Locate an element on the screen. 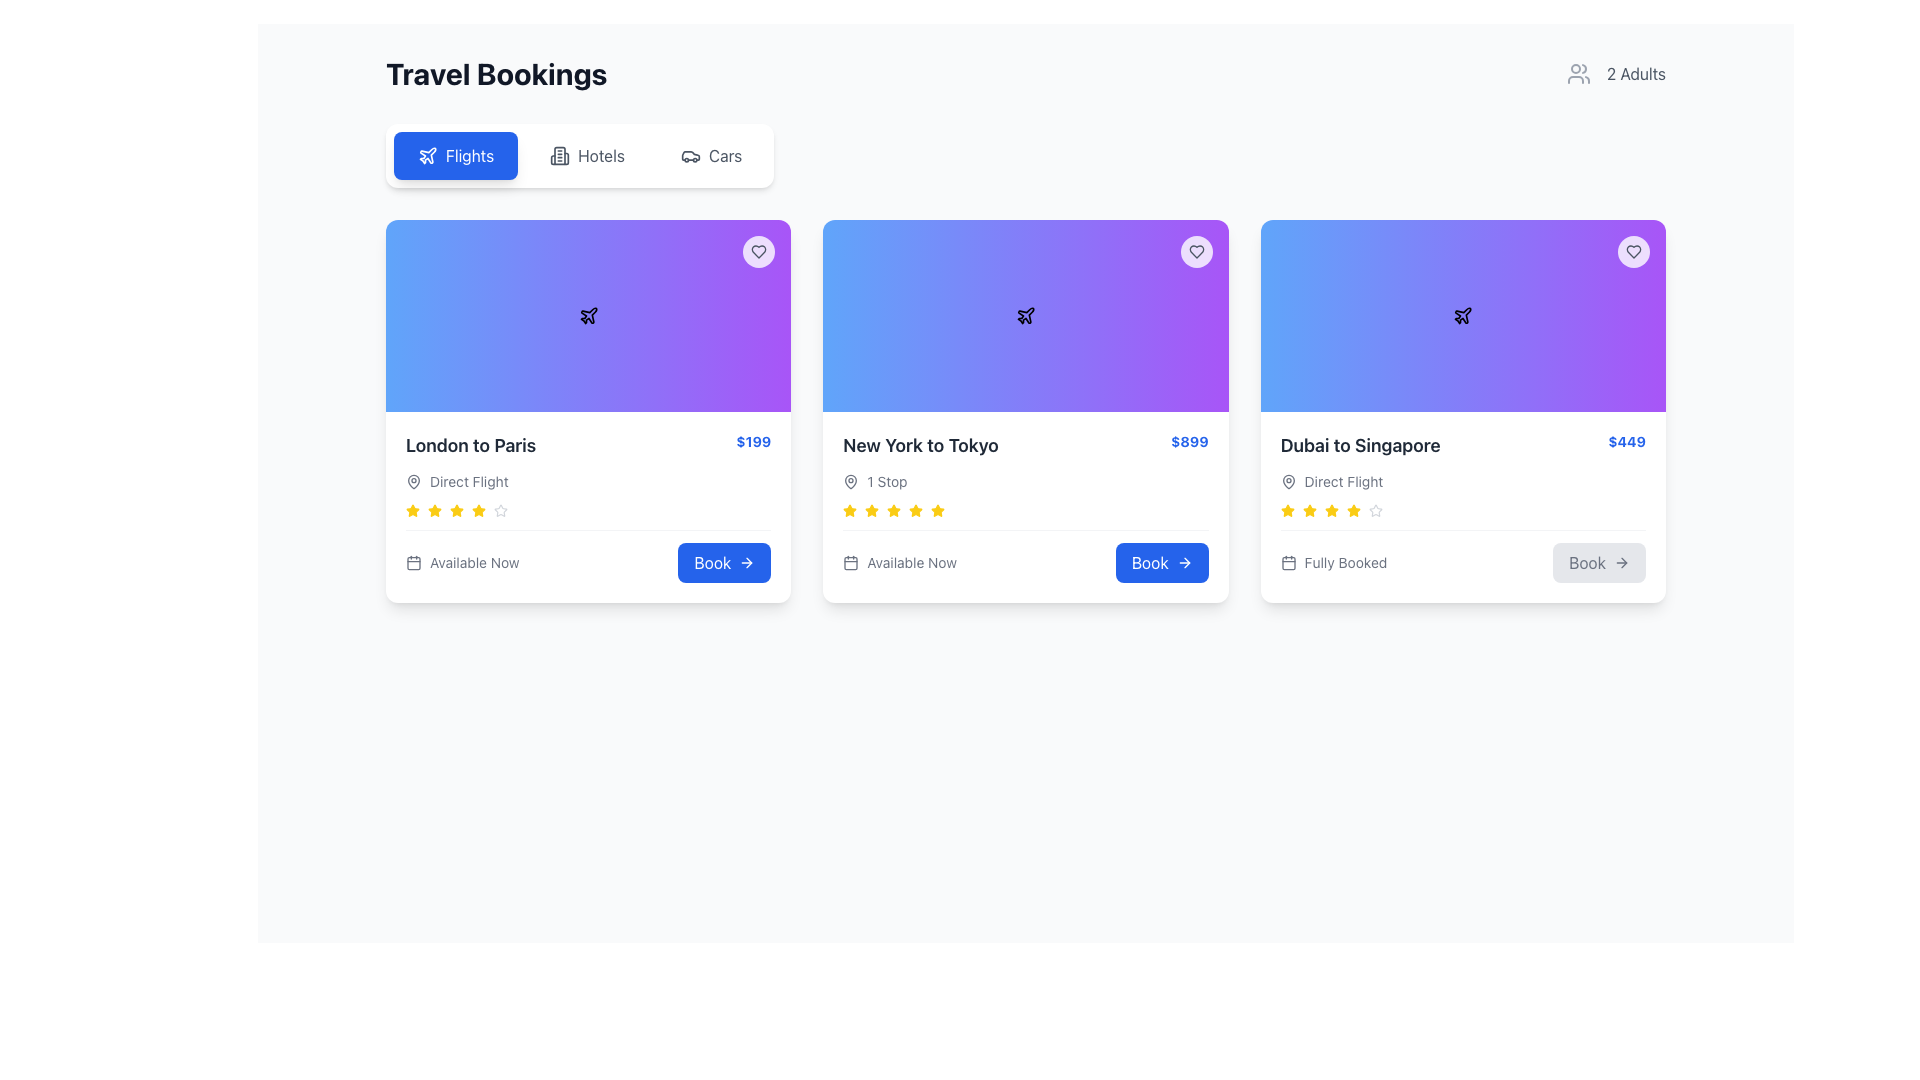 The image size is (1920, 1080). the static display label with icon that shows the selected number of adults for booking, located in the top-right corner next to the title 'Travel Bookings' is located at coordinates (1616, 72).